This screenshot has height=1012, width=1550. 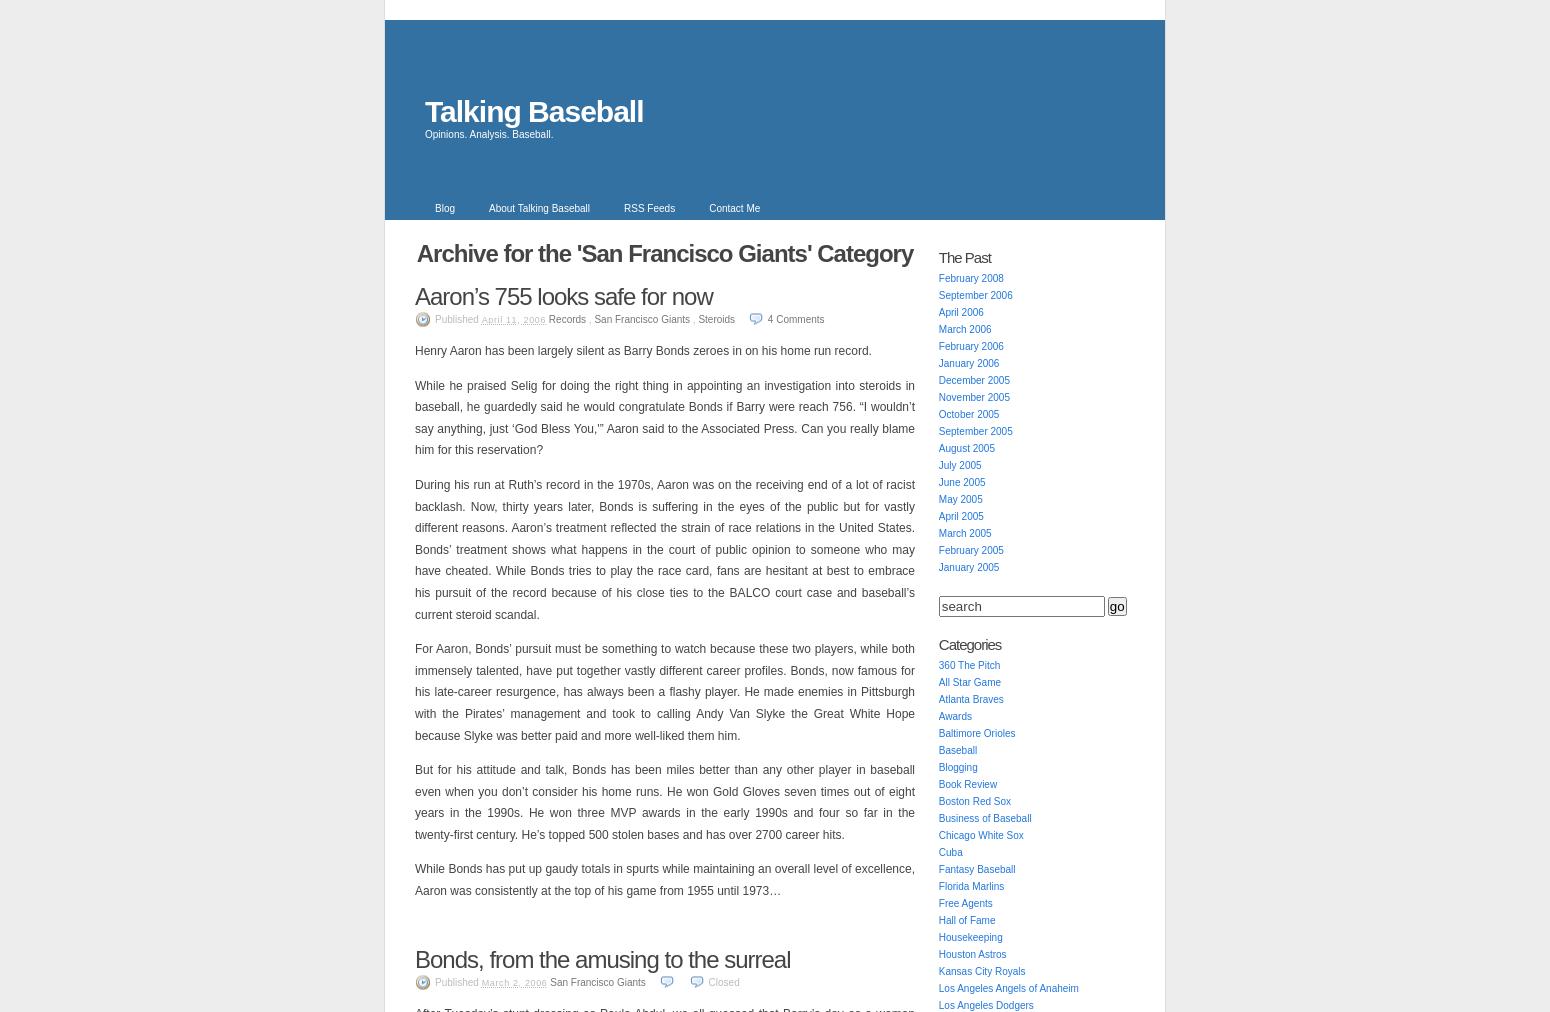 I want to click on 'August 2005', so click(x=964, y=448).